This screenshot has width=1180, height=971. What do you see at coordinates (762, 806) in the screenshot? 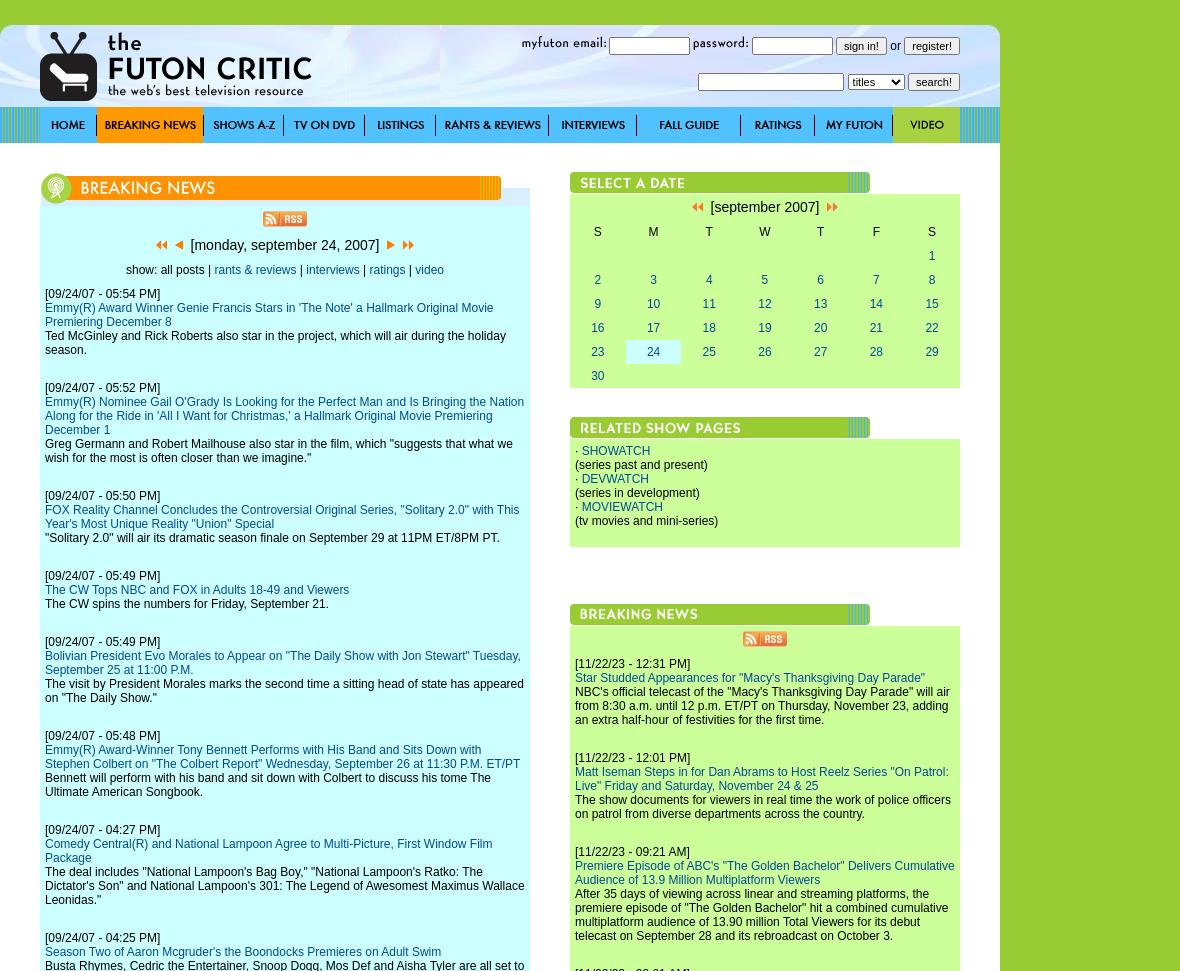
I see `'The show documents for viewers in real time the work of police officers on patrol from diverse departments across the country.'` at bounding box center [762, 806].